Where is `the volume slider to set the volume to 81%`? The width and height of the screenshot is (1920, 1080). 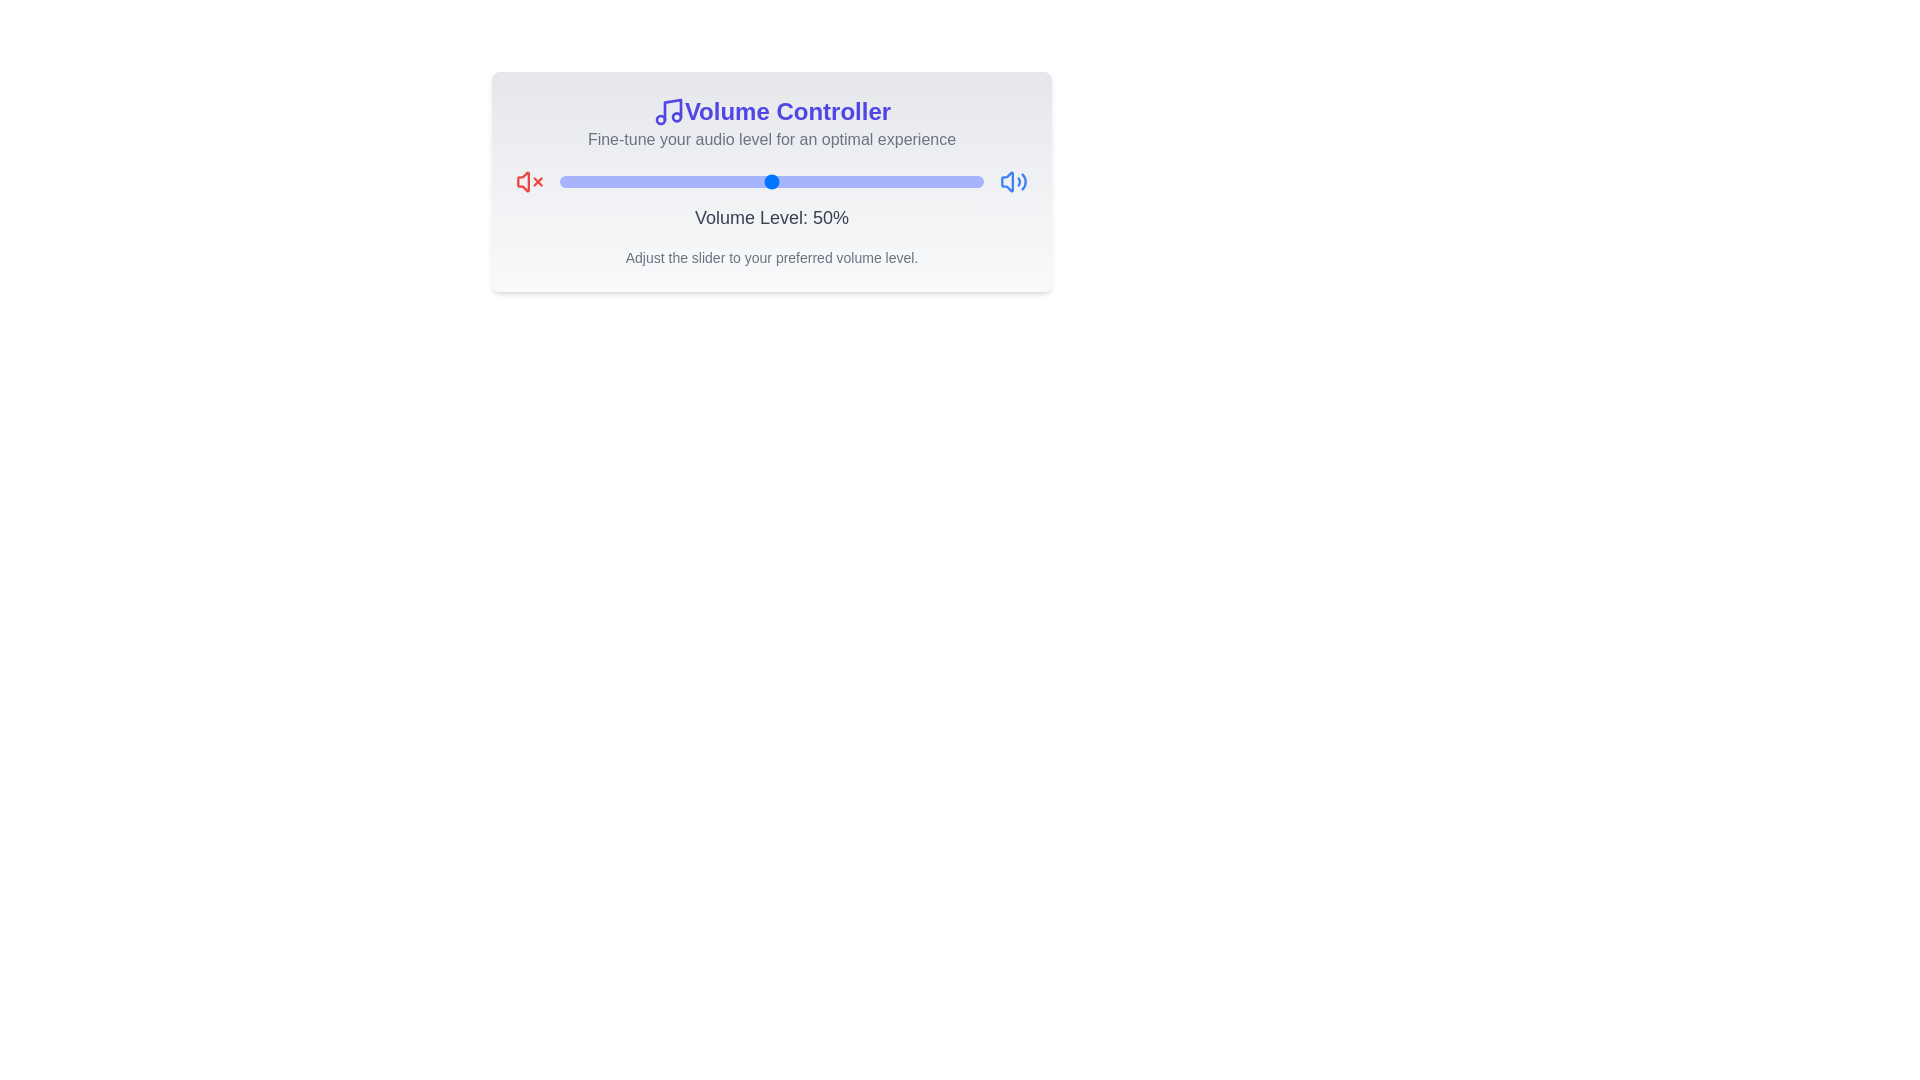 the volume slider to set the volume to 81% is located at coordinates (902, 181).